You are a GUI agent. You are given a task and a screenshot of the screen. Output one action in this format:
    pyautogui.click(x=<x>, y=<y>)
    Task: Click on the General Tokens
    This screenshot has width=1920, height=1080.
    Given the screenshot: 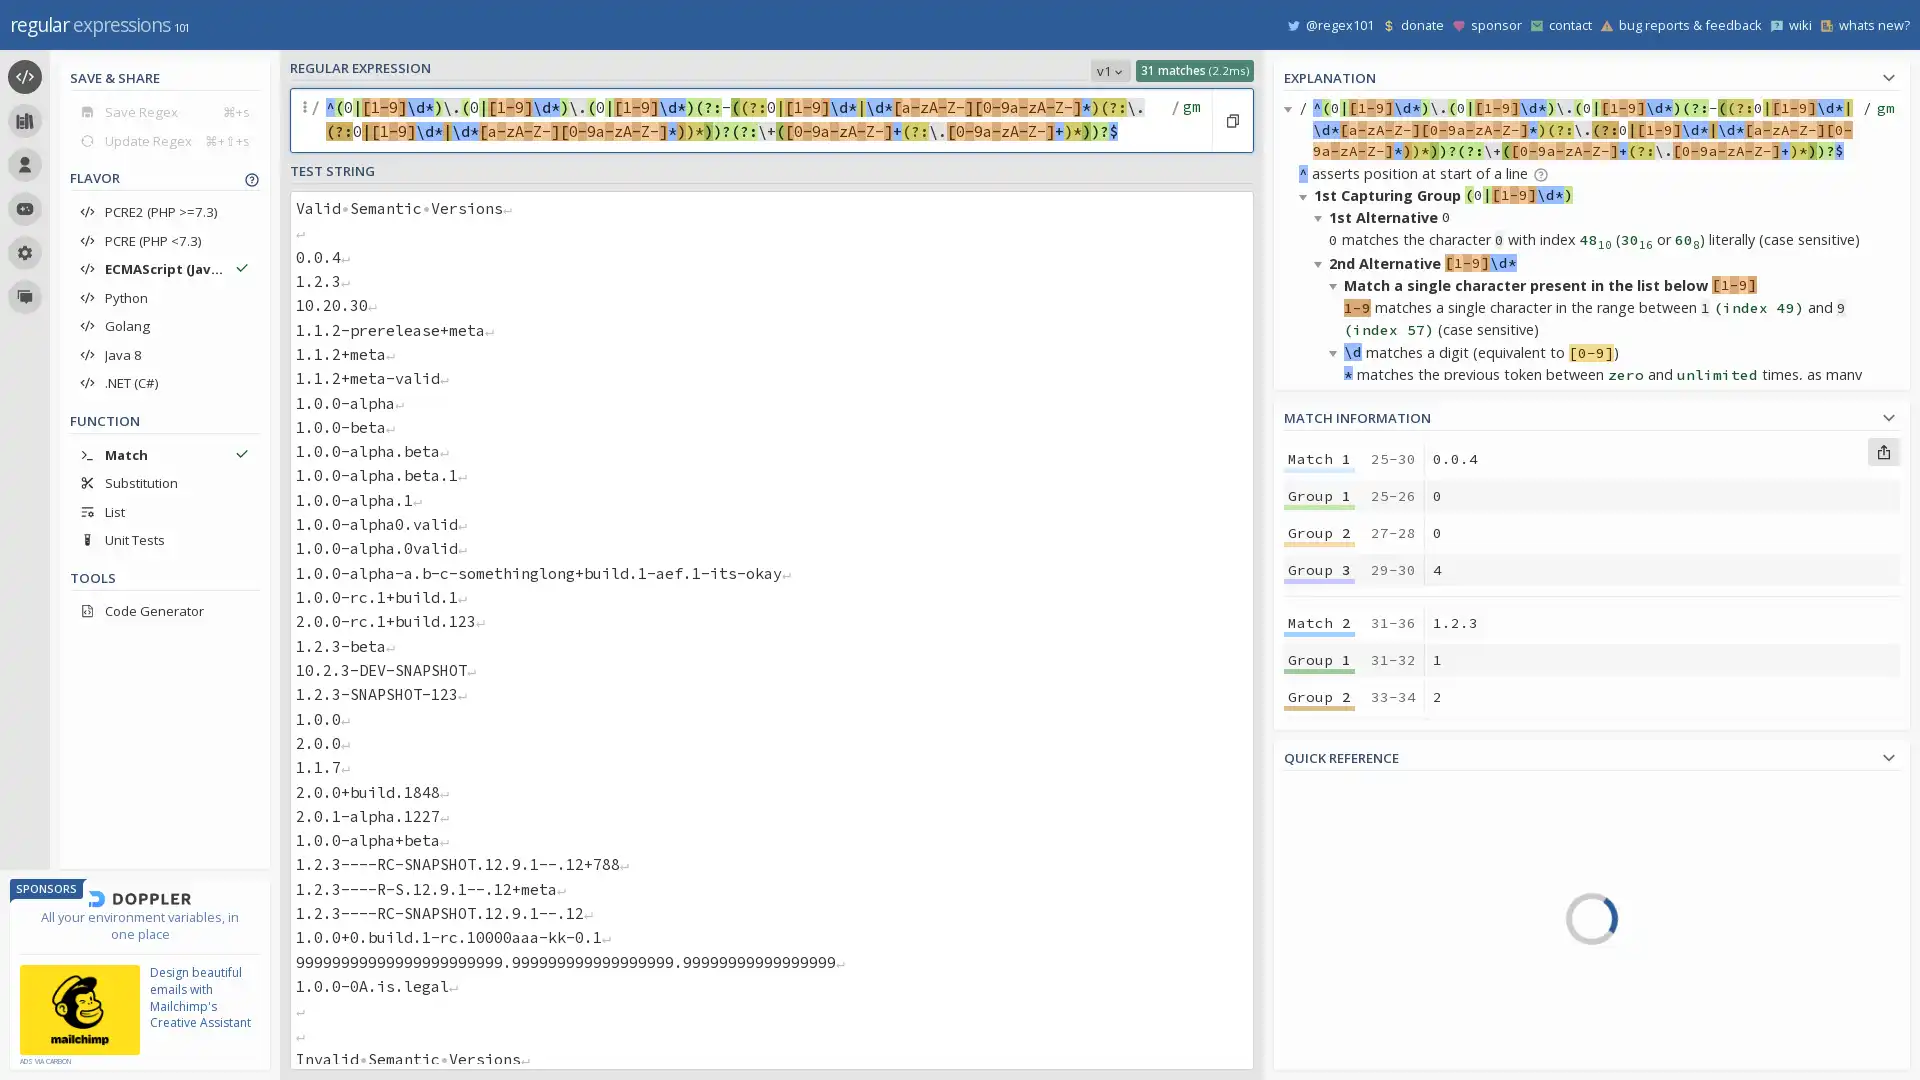 What is the action you would take?
    pyautogui.click(x=1377, y=886)
    